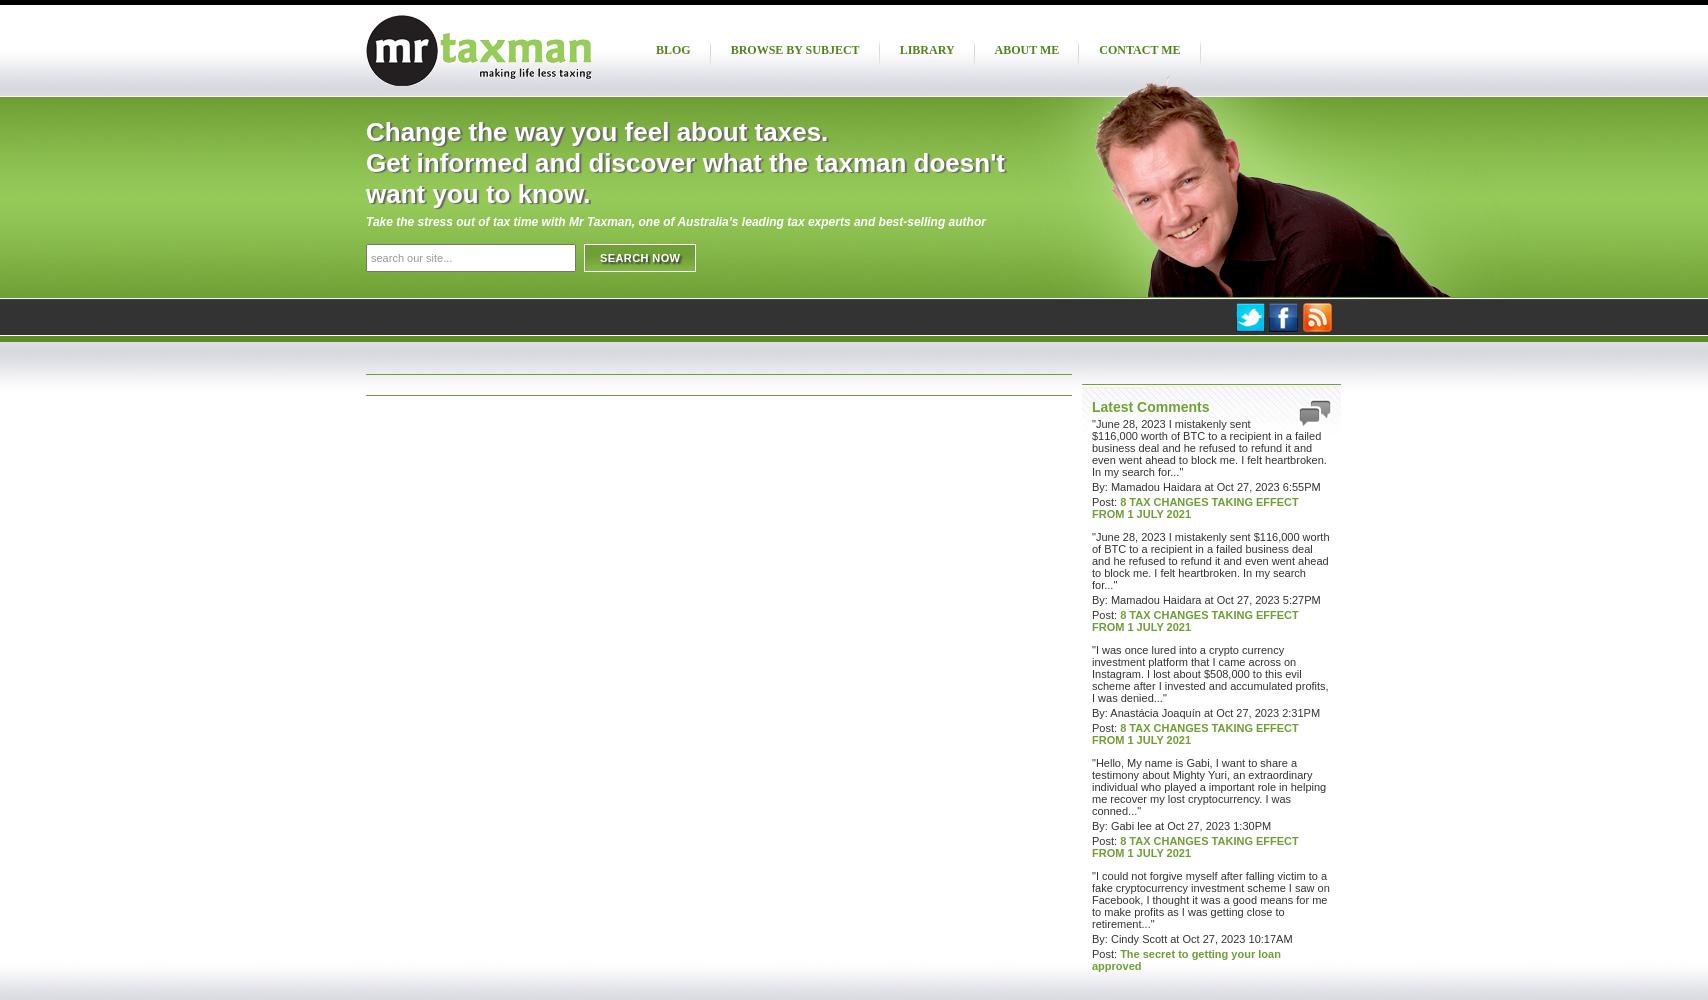 This screenshot has height=1000, width=1708. Describe the element at coordinates (1150, 407) in the screenshot. I see `'Latest Comments'` at that location.